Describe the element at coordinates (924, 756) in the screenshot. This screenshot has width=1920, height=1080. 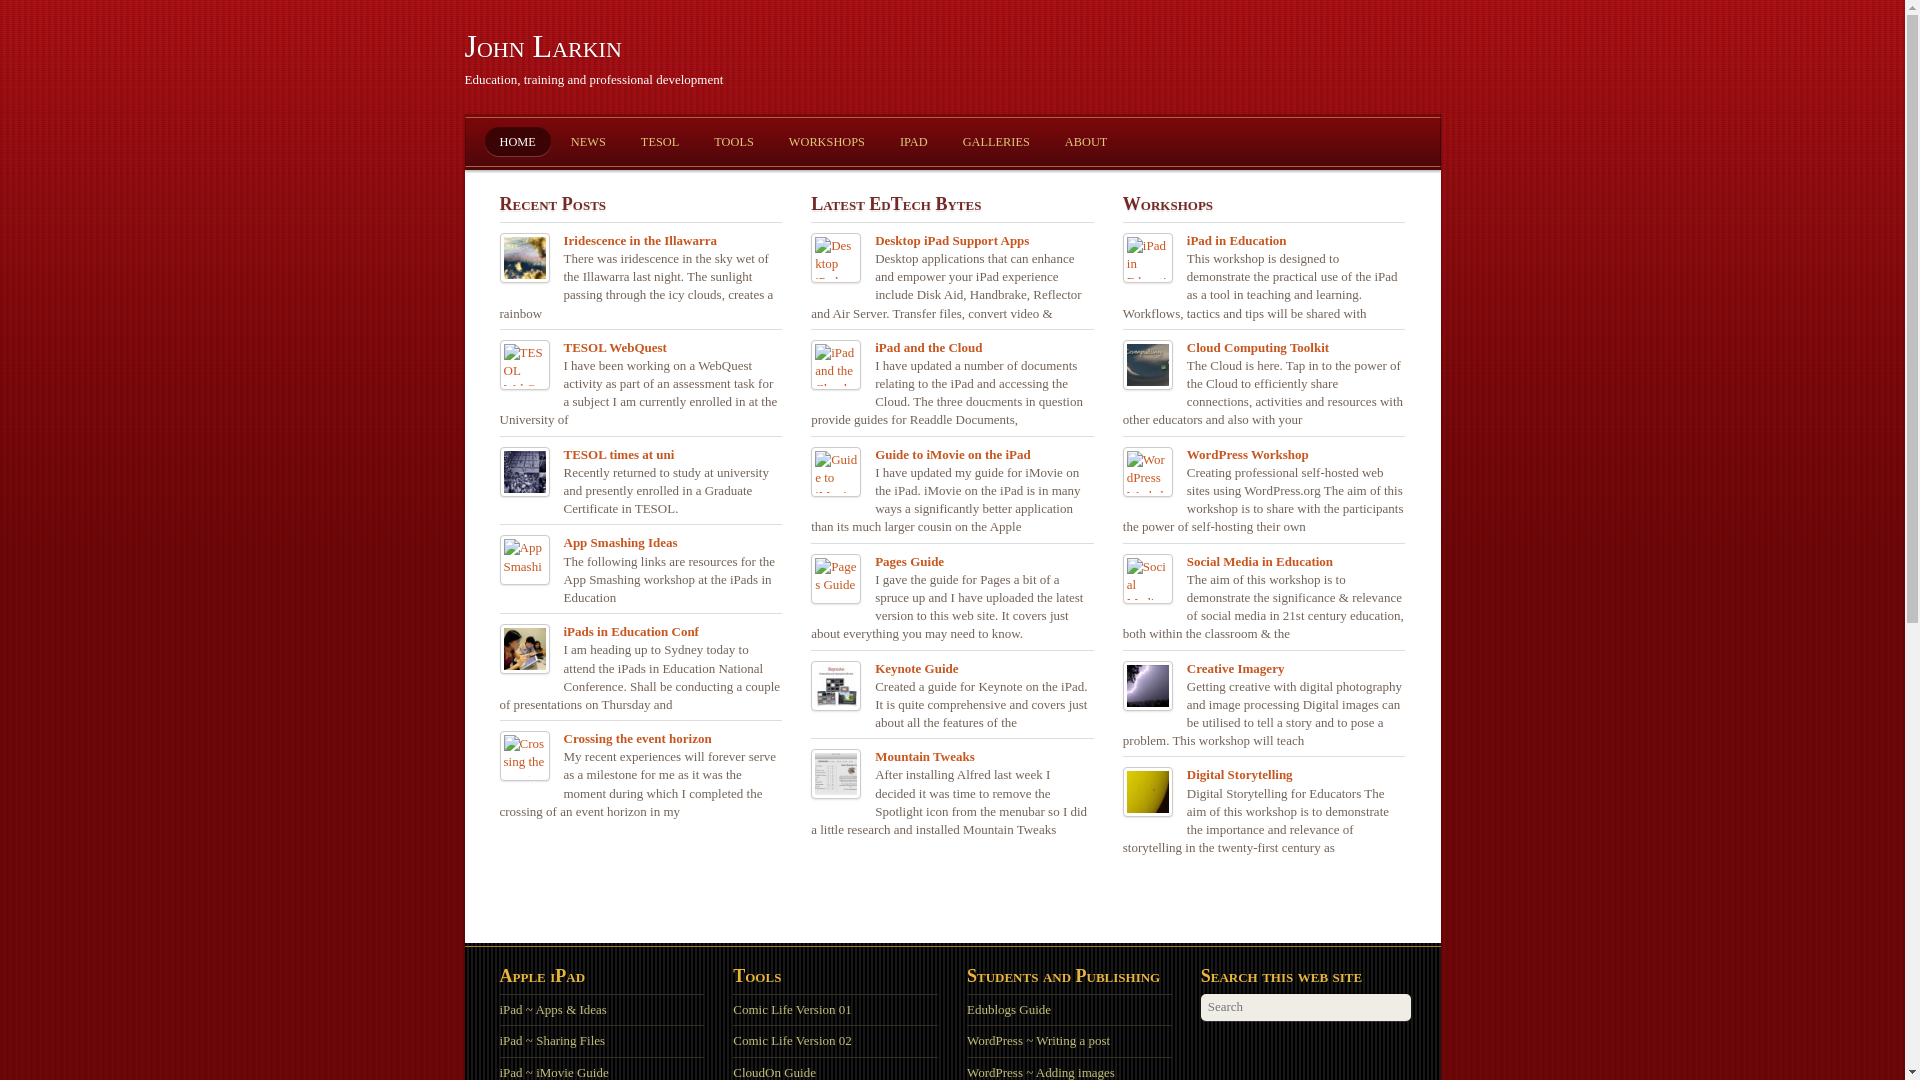
I see `'Mountain Tweaks'` at that location.